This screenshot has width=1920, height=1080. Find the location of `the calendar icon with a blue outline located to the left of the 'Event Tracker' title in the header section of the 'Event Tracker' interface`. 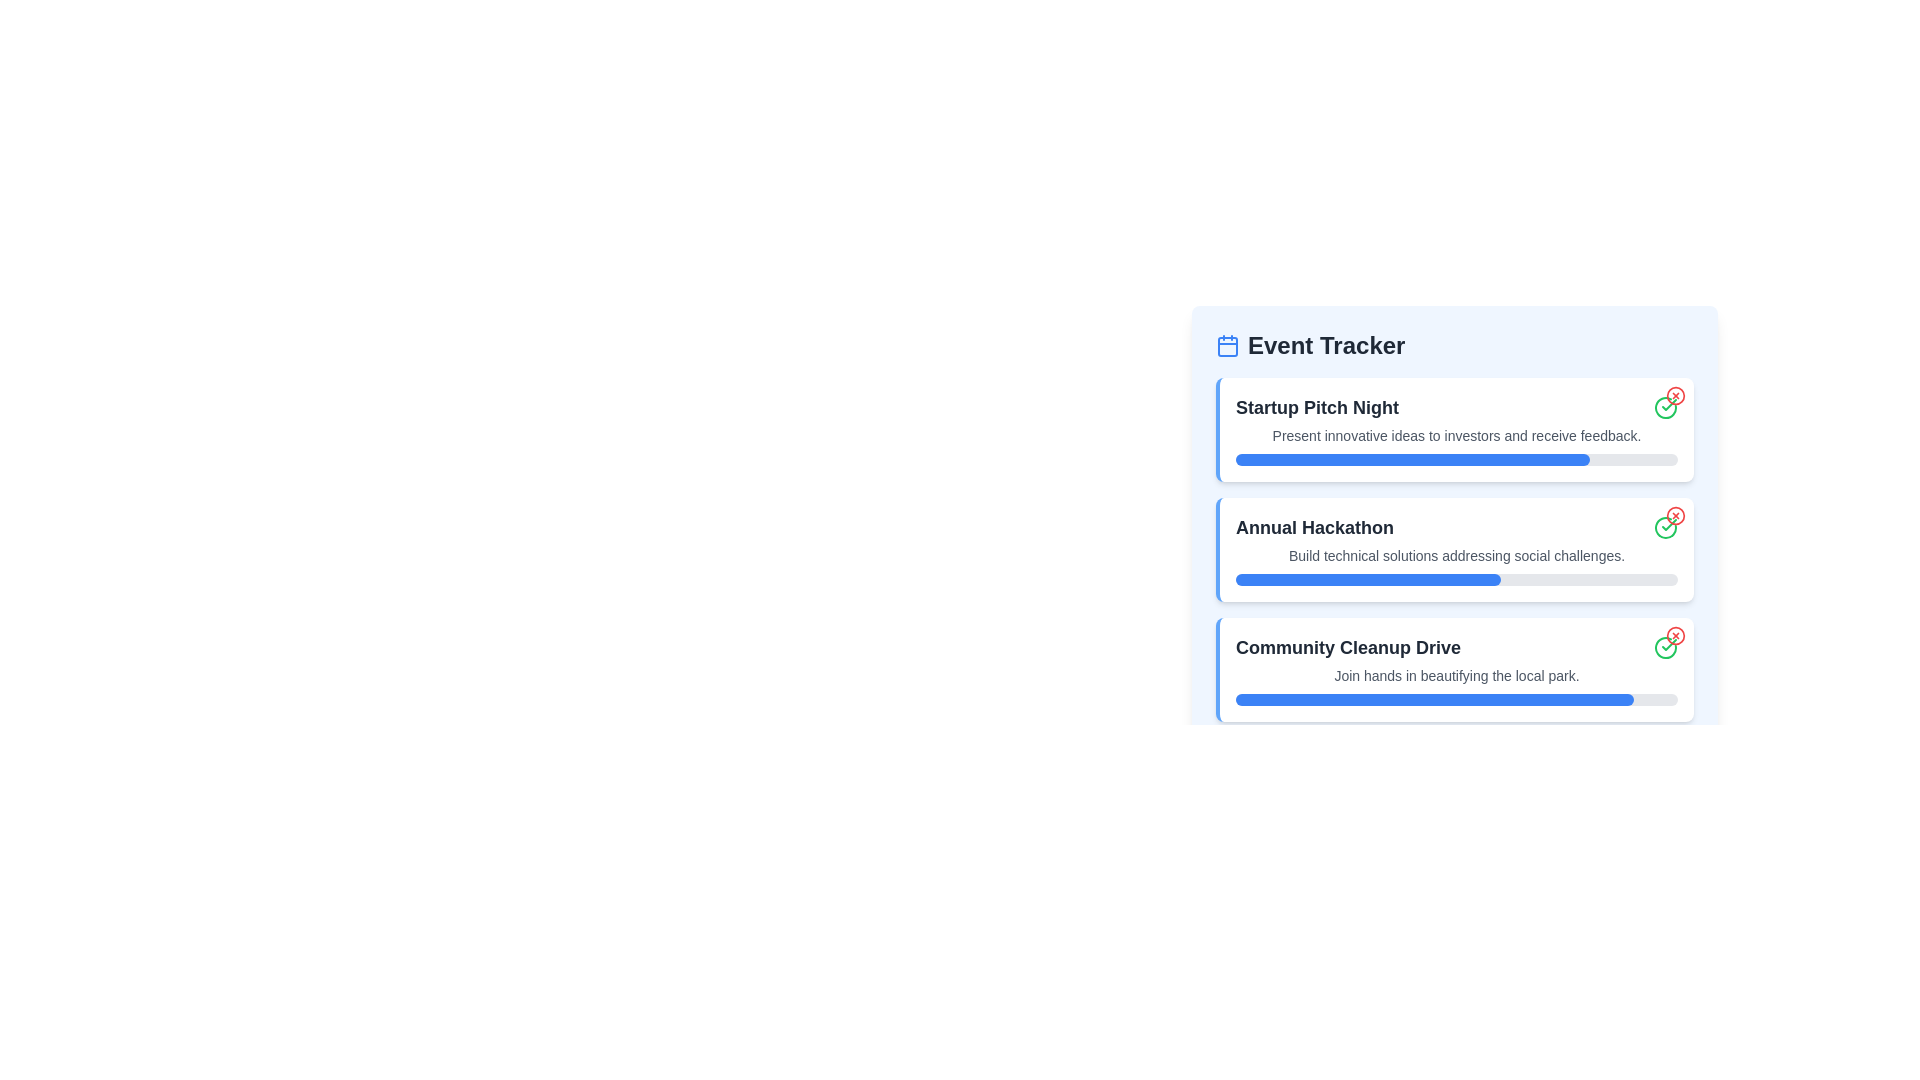

the calendar icon with a blue outline located to the left of the 'Event Tracker' title in the header section of the 'Event Tracker' interface is located at coordinates (1227, 345).